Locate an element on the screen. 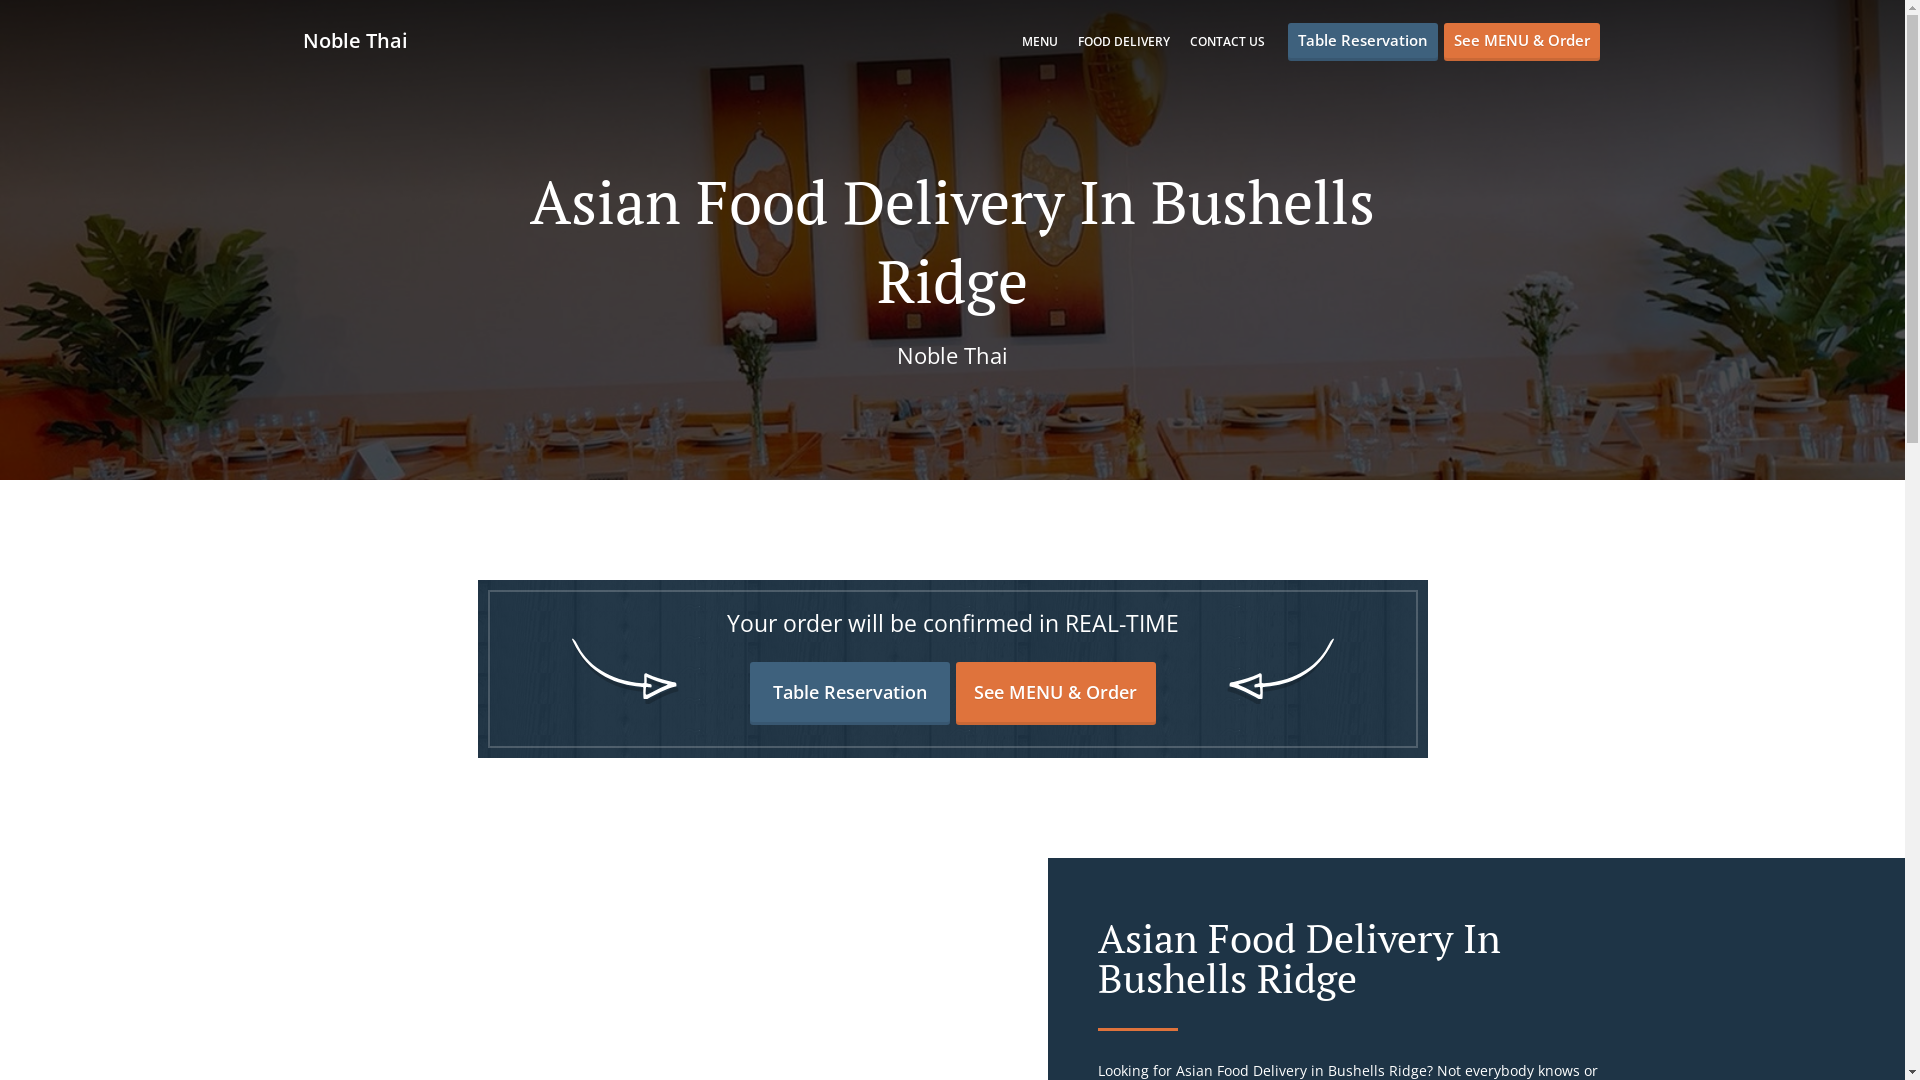 This screenshot has height=1080, width=1920. 'FOOD DELIVERY' is located at coordinates (1077, 41).